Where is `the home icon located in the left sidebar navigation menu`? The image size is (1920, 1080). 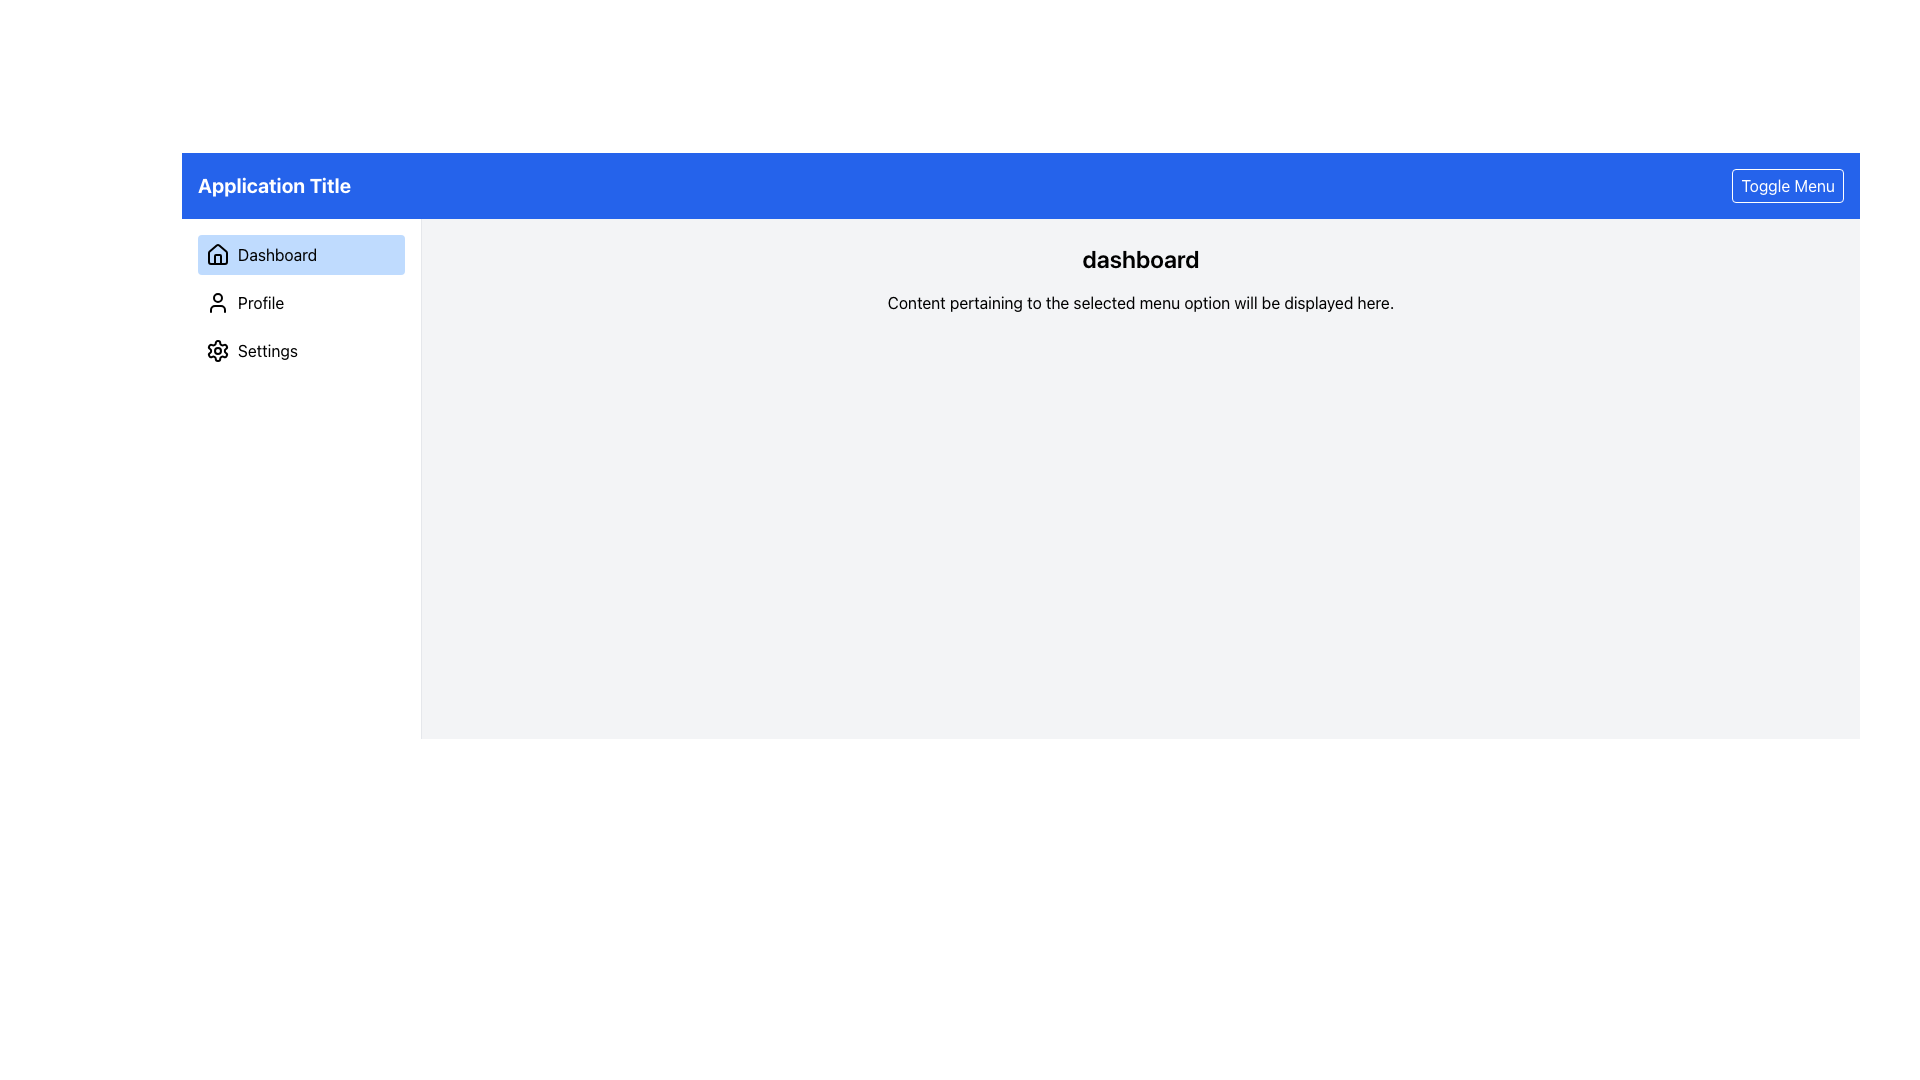
the home icon located in the left sidebar navigation menu is located at coordinates (217, 258).